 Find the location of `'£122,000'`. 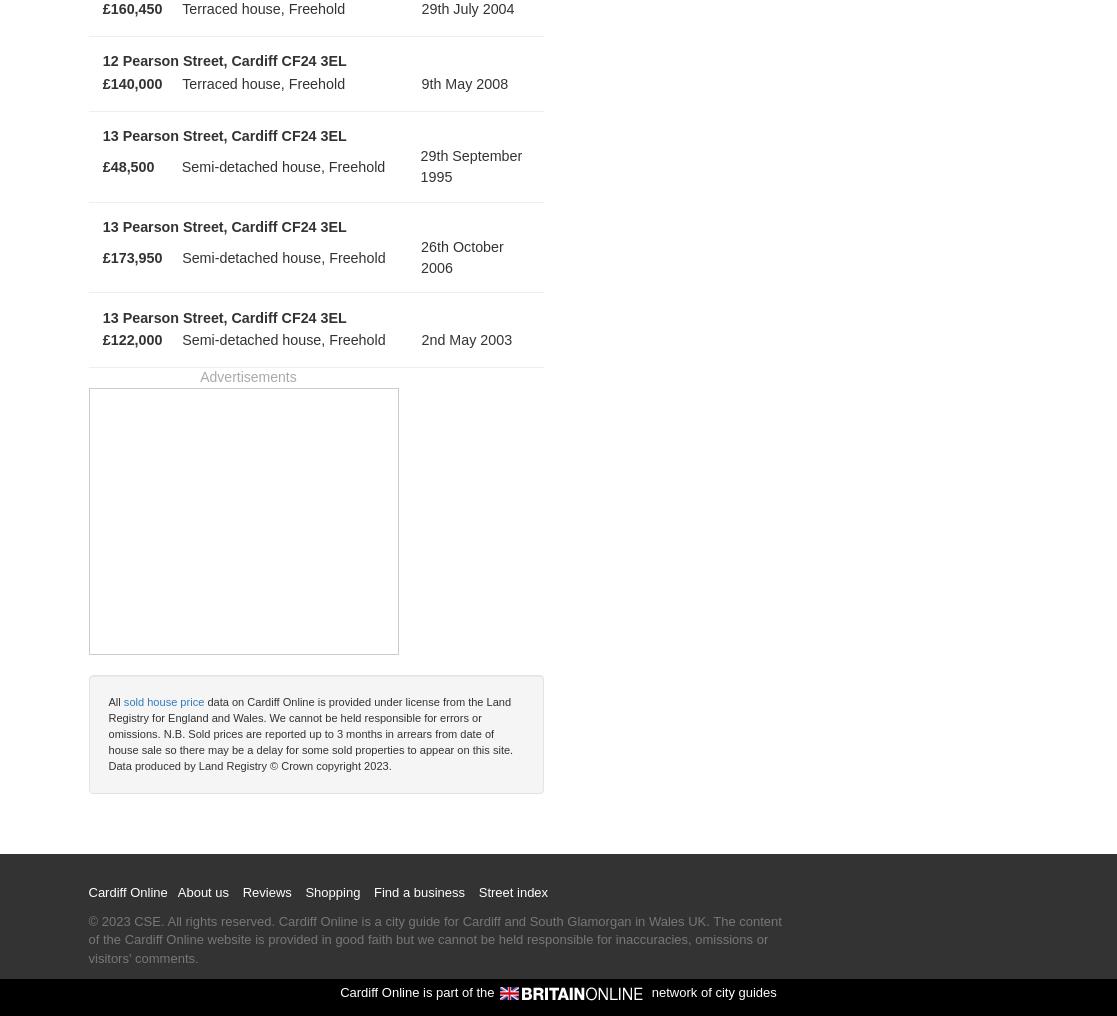

'£122,000' is located at coordinates (132, 339).